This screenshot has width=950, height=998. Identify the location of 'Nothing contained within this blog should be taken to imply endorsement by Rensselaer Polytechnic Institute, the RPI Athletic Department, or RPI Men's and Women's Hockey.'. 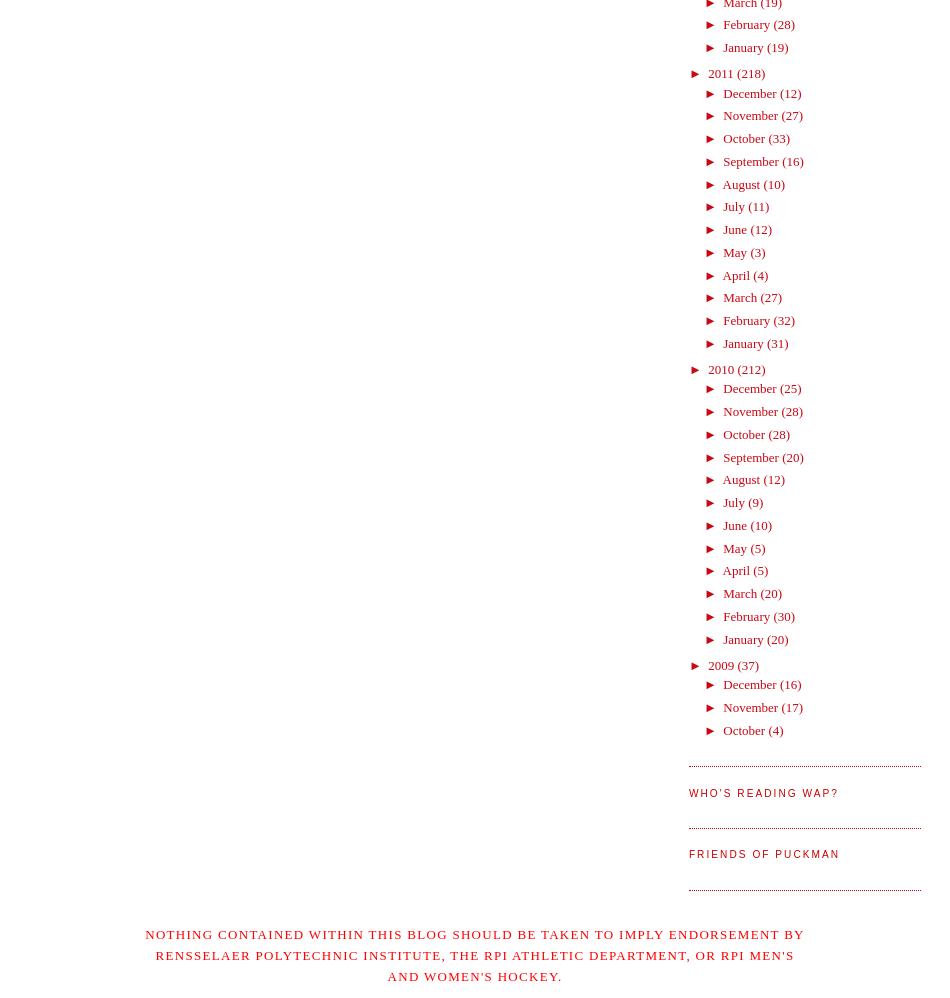
(473, 953).